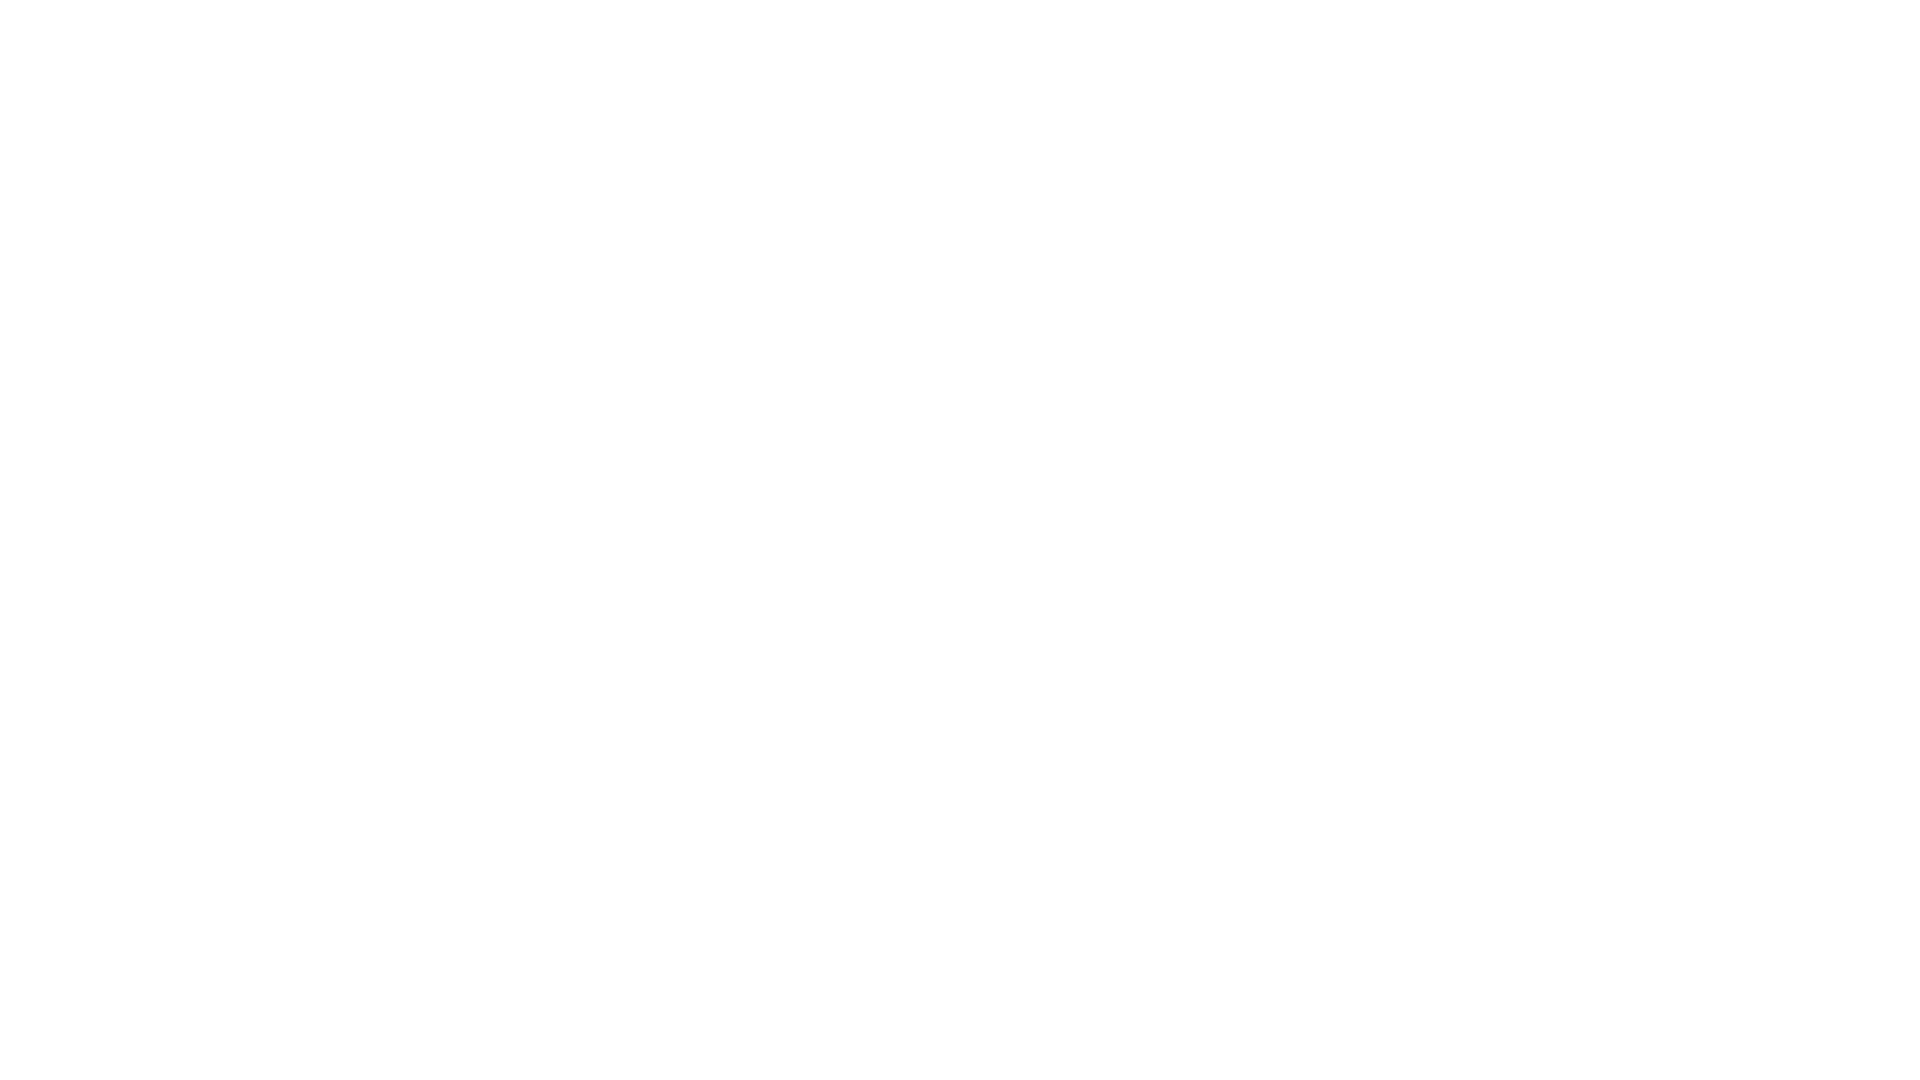 The image size is (1920, 1080). What do you see at coordinates (1087, 1019) in the screenshot?
I see `Ecology and Evolutionary Biology` at bounding box center [1087, 1019].